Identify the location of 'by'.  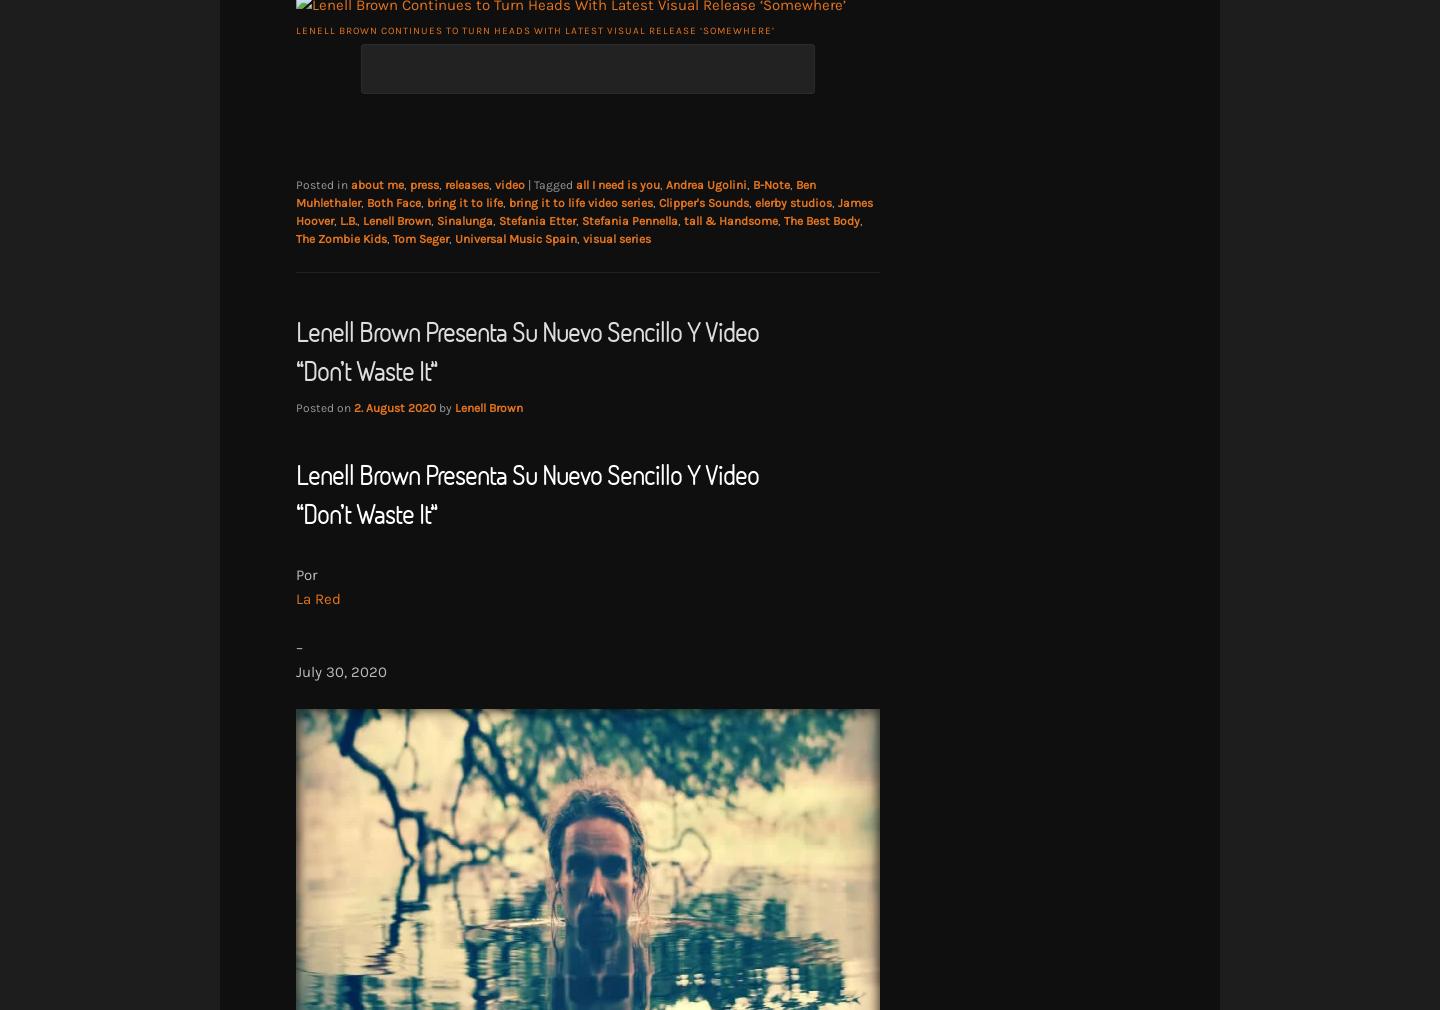
(446, 407).